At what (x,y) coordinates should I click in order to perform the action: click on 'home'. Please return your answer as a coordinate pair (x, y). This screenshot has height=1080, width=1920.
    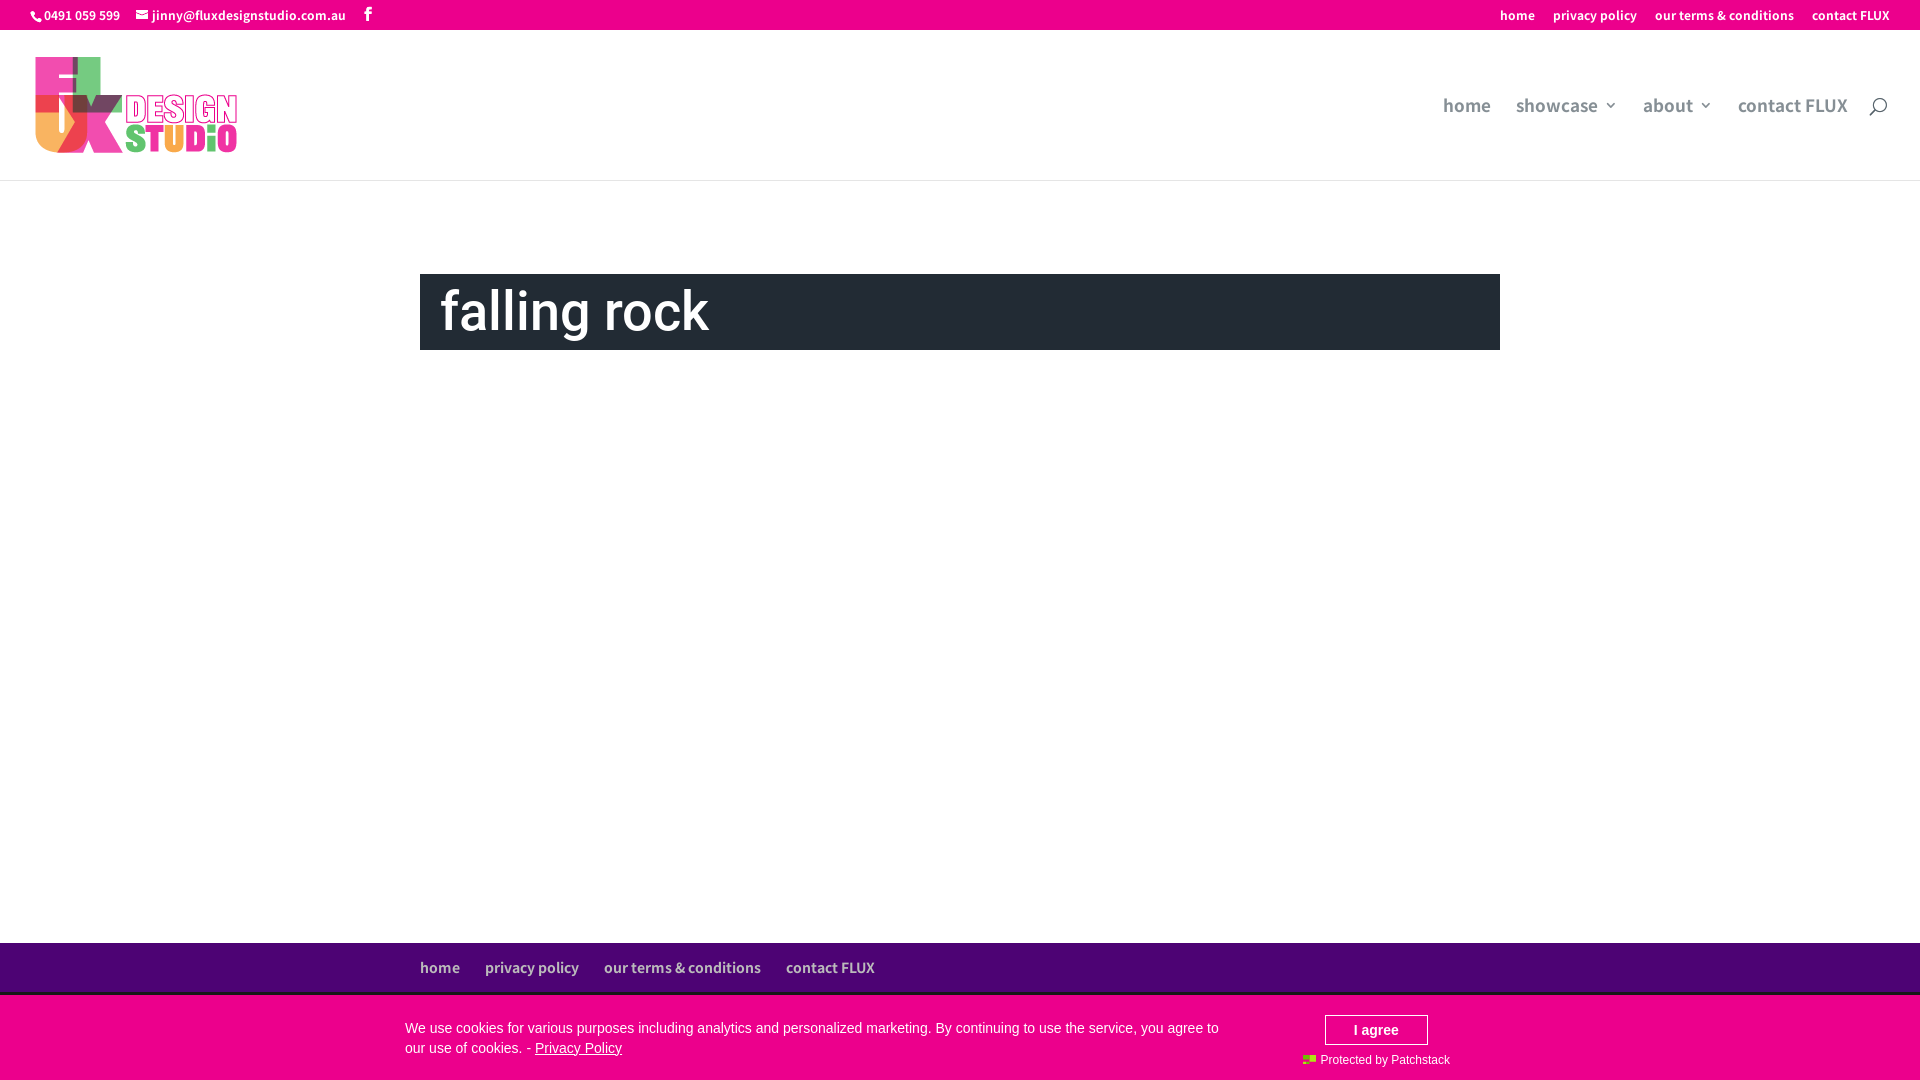
    Looking at the image, I should click on (1517, 19).